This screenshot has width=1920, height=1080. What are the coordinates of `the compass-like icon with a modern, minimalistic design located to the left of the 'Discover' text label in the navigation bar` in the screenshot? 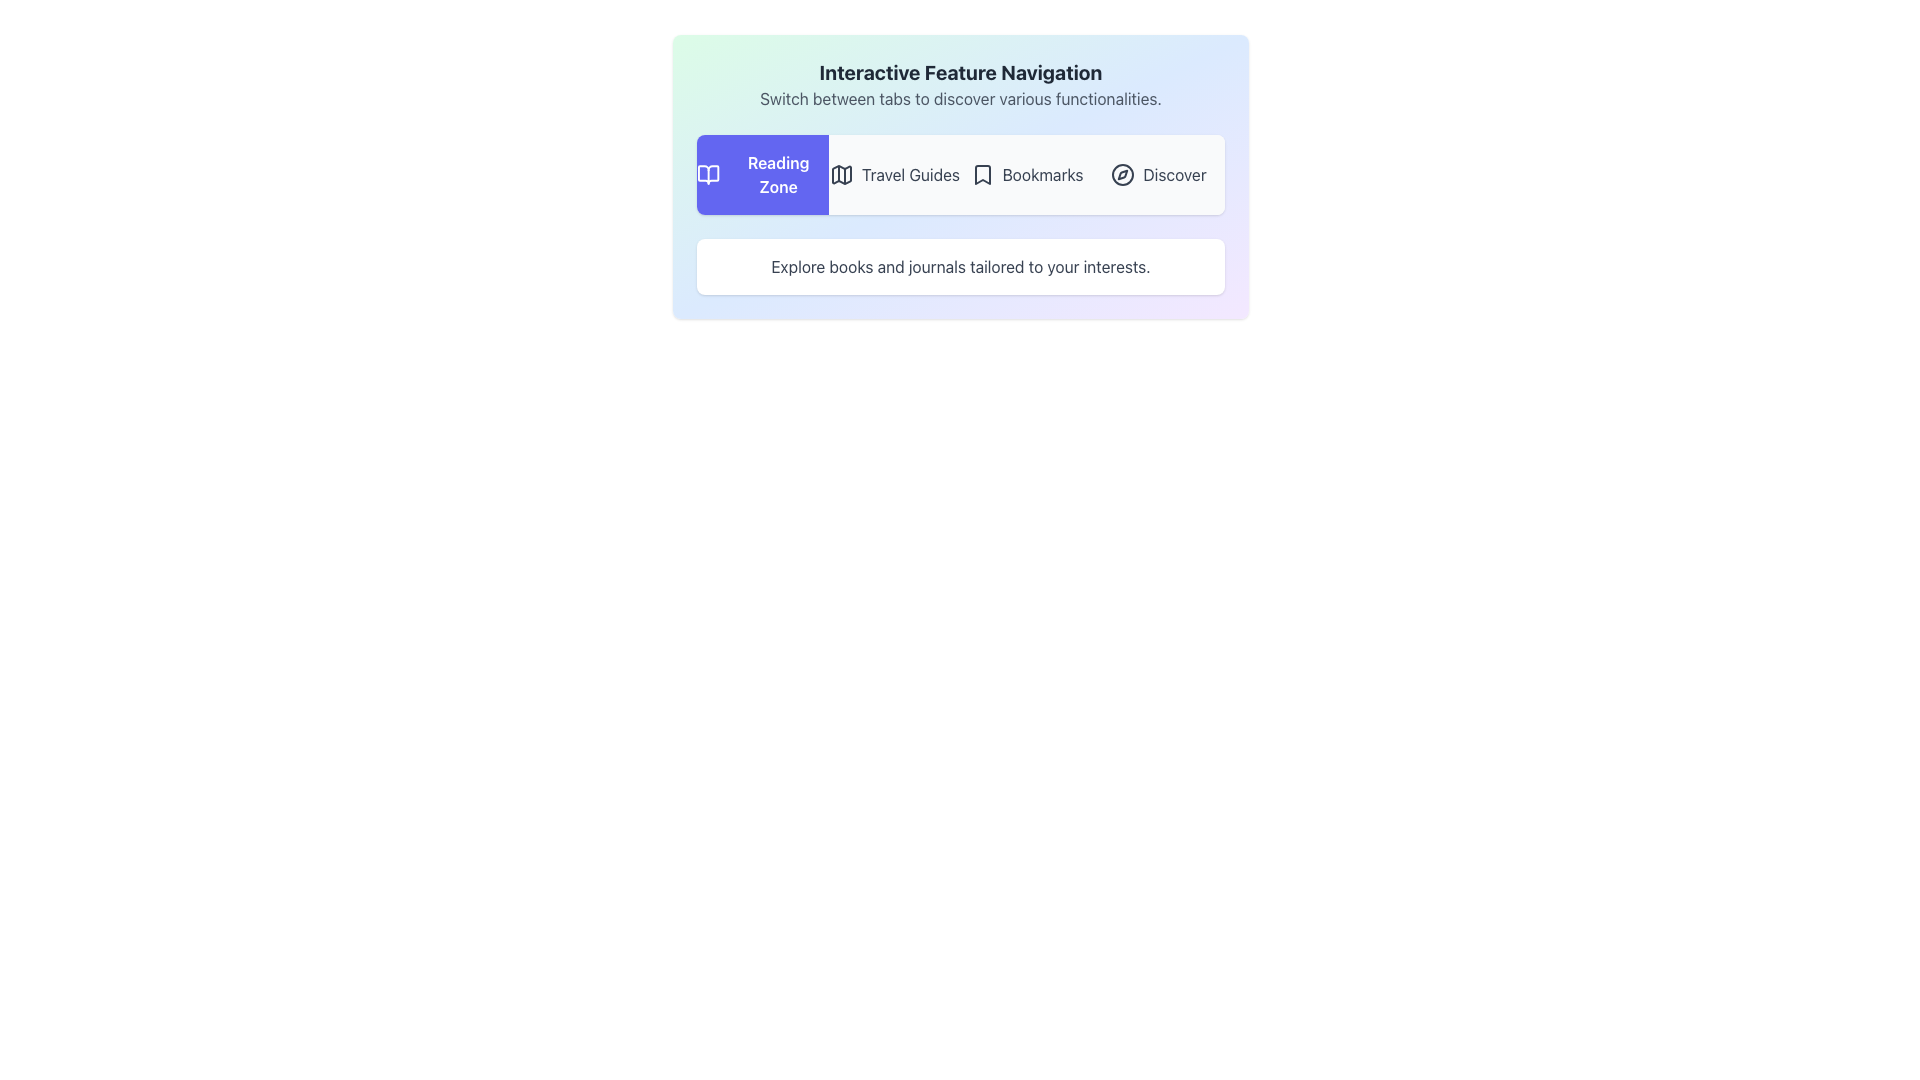 It's located at (1123, 173).